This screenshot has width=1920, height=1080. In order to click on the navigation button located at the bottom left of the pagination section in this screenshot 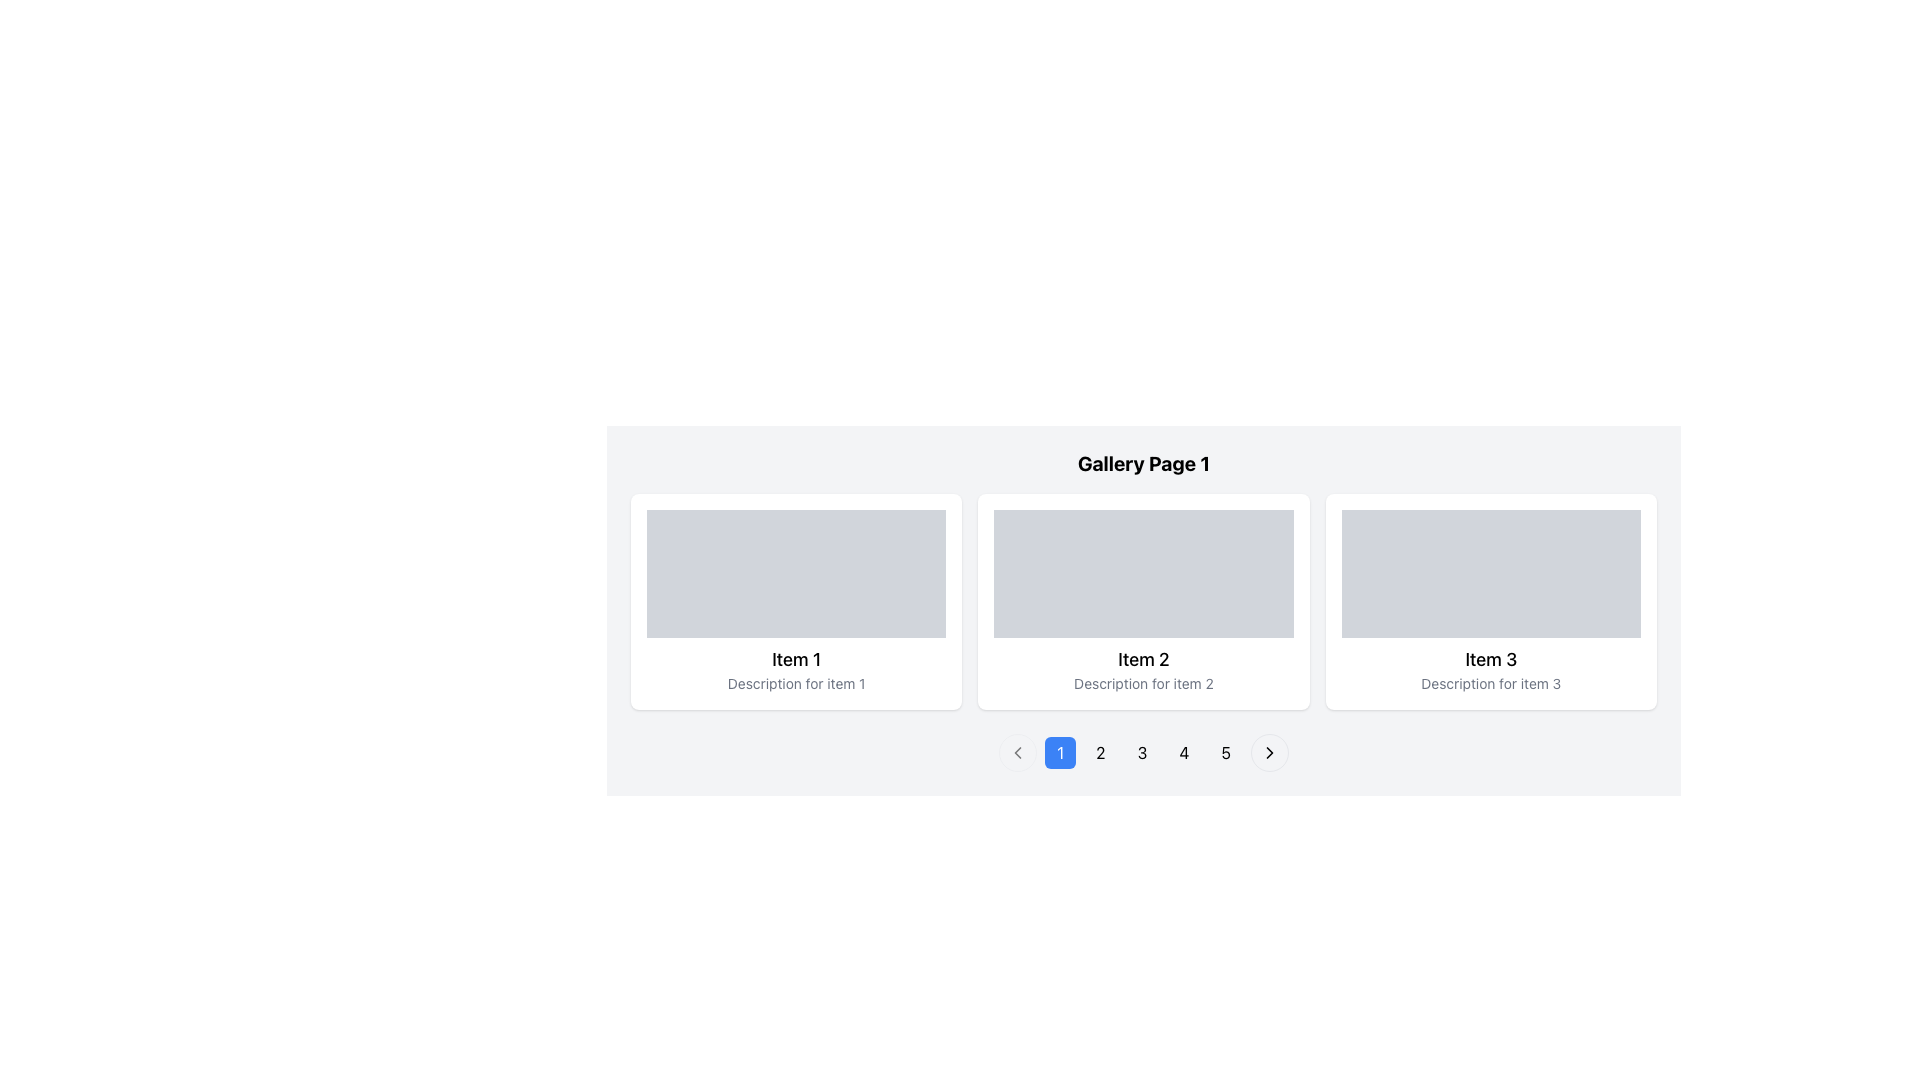, I will do `click(1018, 752)`.